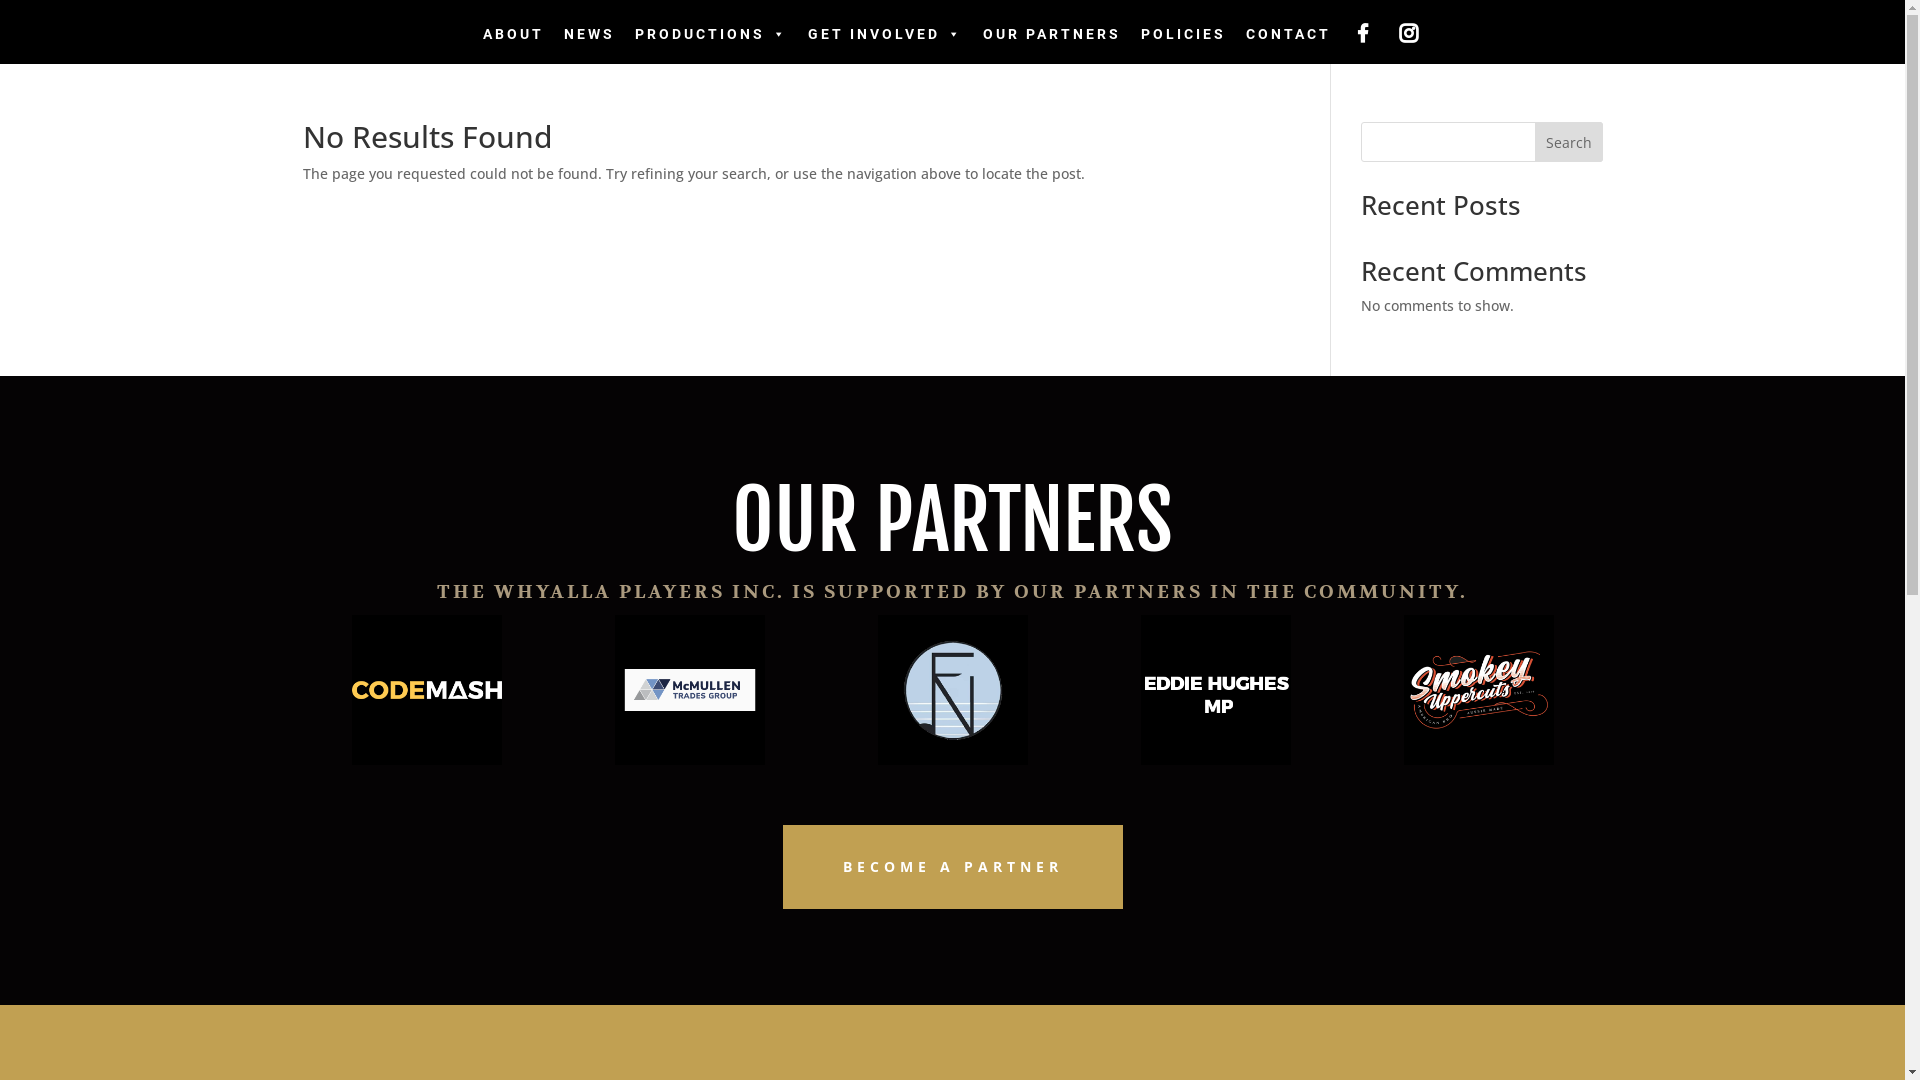 The image size is (1920, 1080). I want to click on 'Search', so click(1568, 141).